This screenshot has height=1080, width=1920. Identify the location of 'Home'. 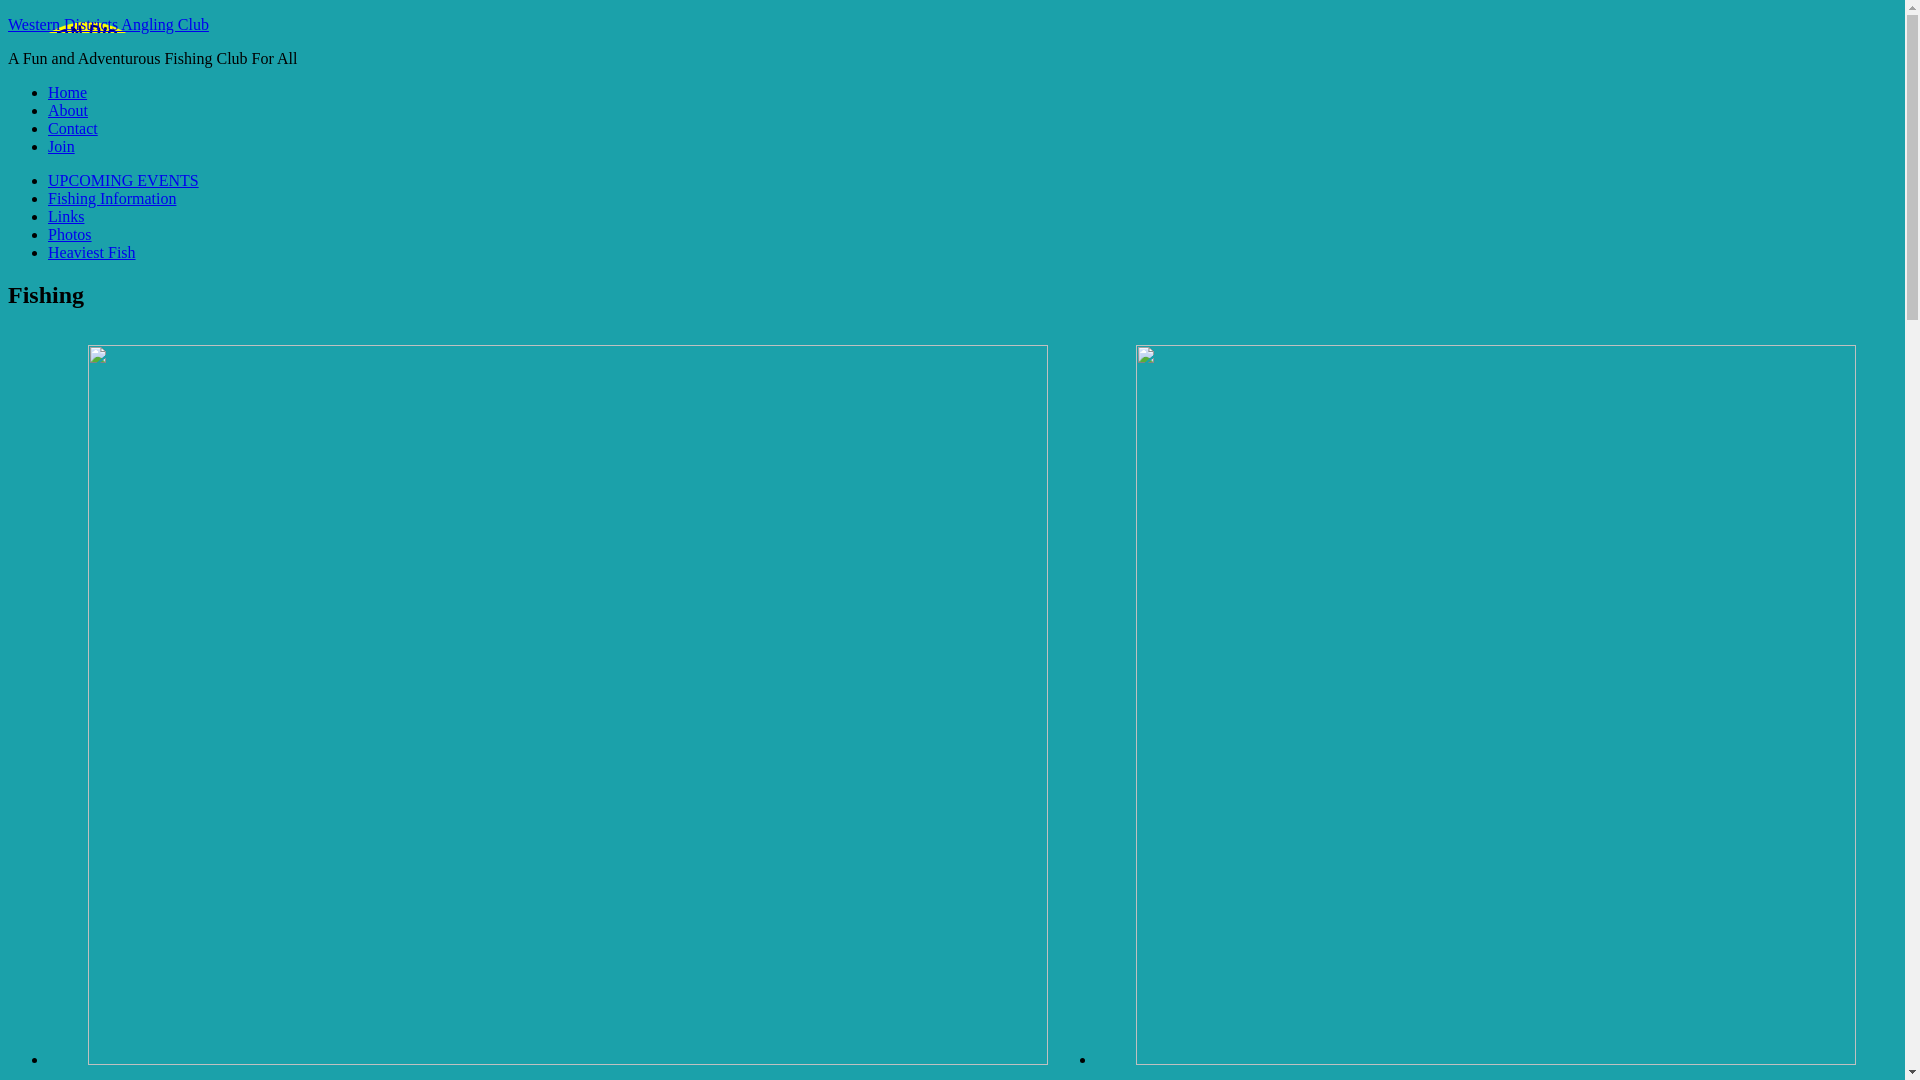
(67, 92).